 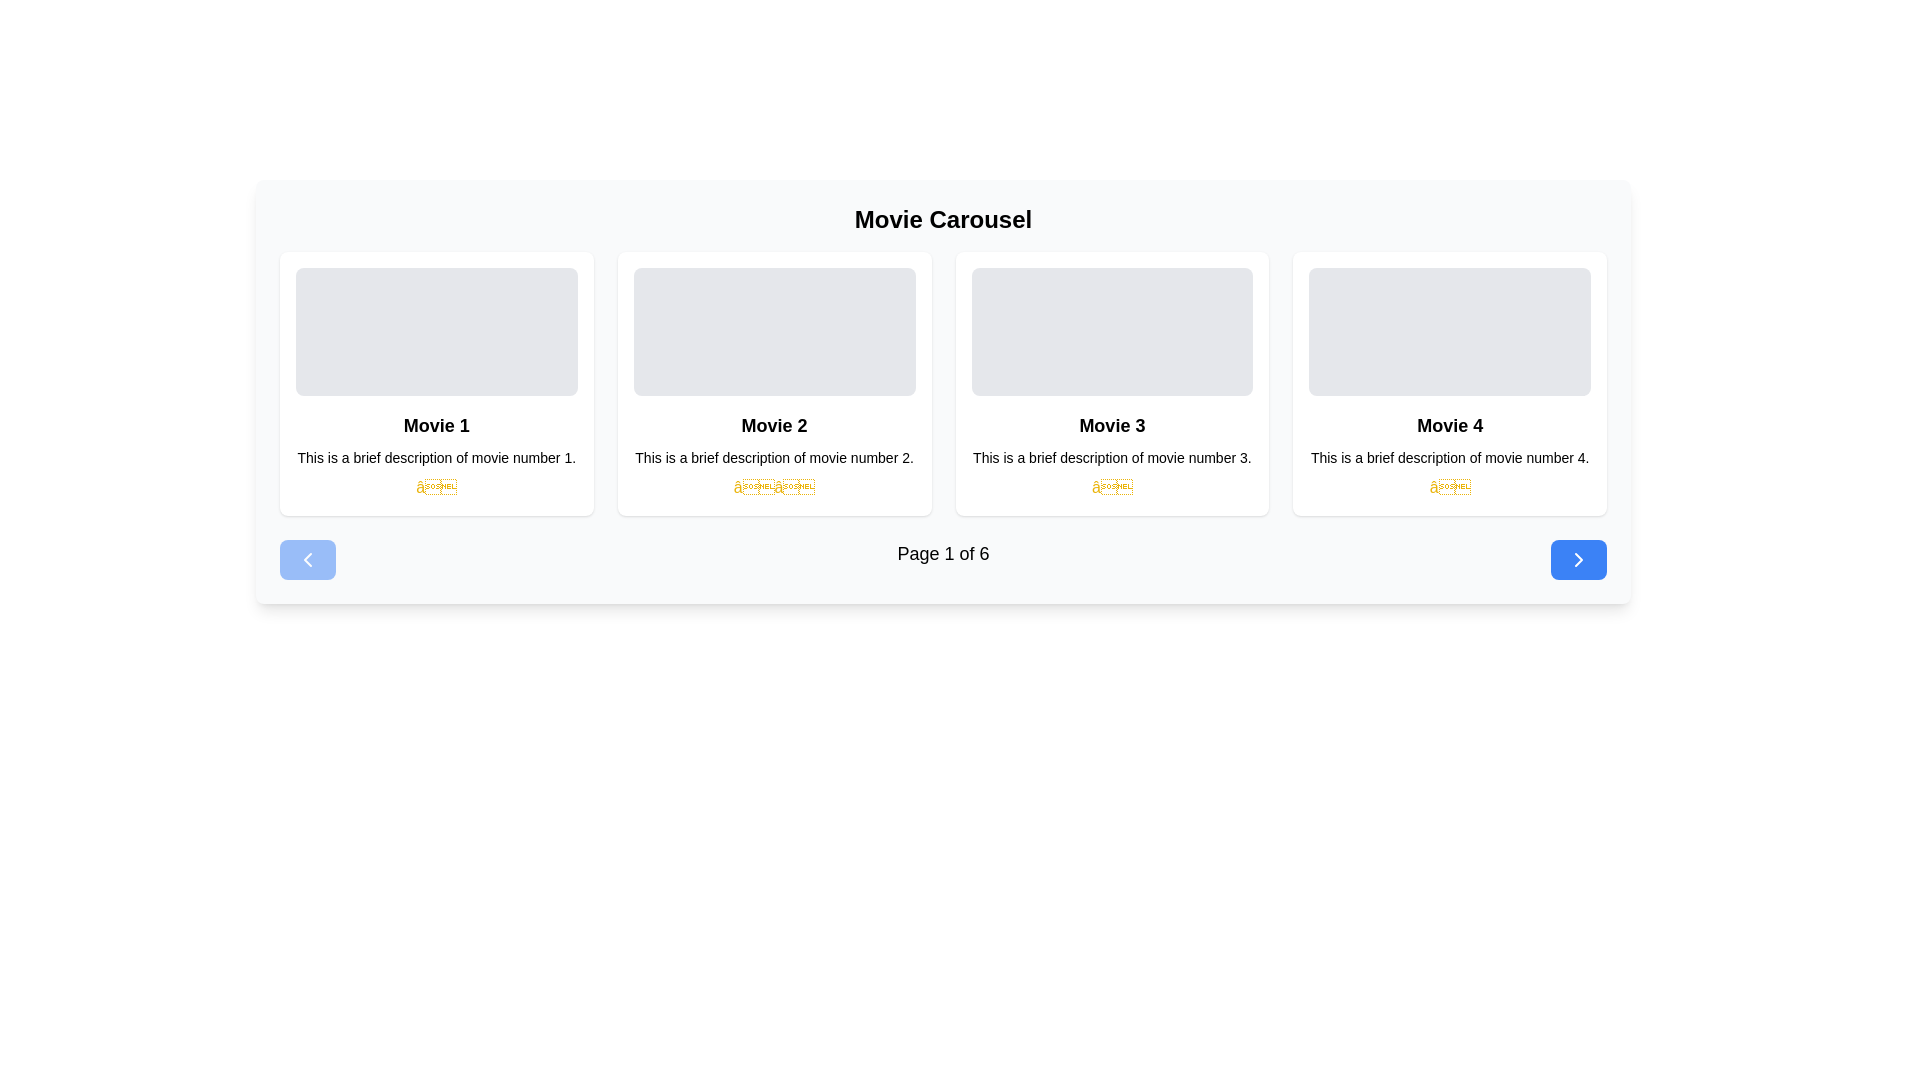 I want to click on the leftmost pagination button for navigating to the previous page of items, so click(x=306, y=559).